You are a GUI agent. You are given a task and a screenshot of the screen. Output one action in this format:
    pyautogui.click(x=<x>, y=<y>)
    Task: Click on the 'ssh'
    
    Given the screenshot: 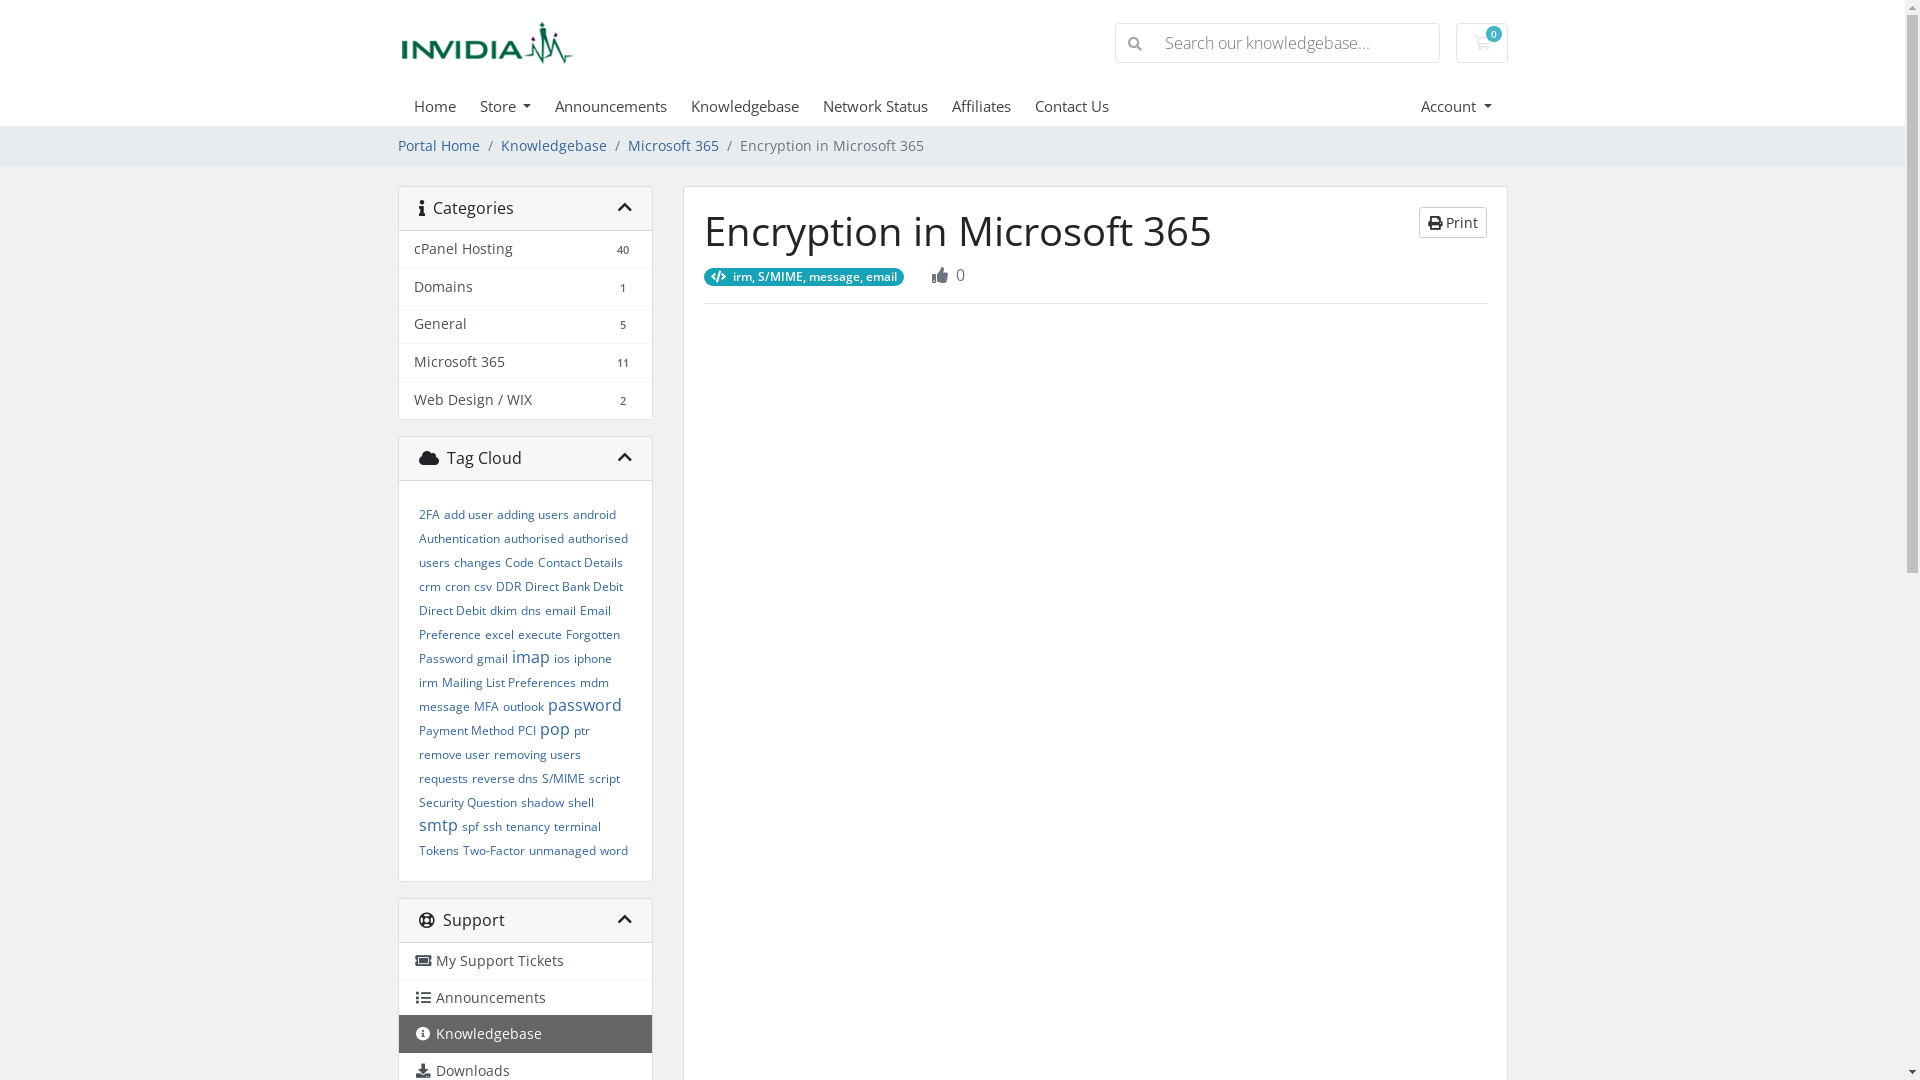 What is the action you would take?
    pyautogui.click(x=491, y=826)
    